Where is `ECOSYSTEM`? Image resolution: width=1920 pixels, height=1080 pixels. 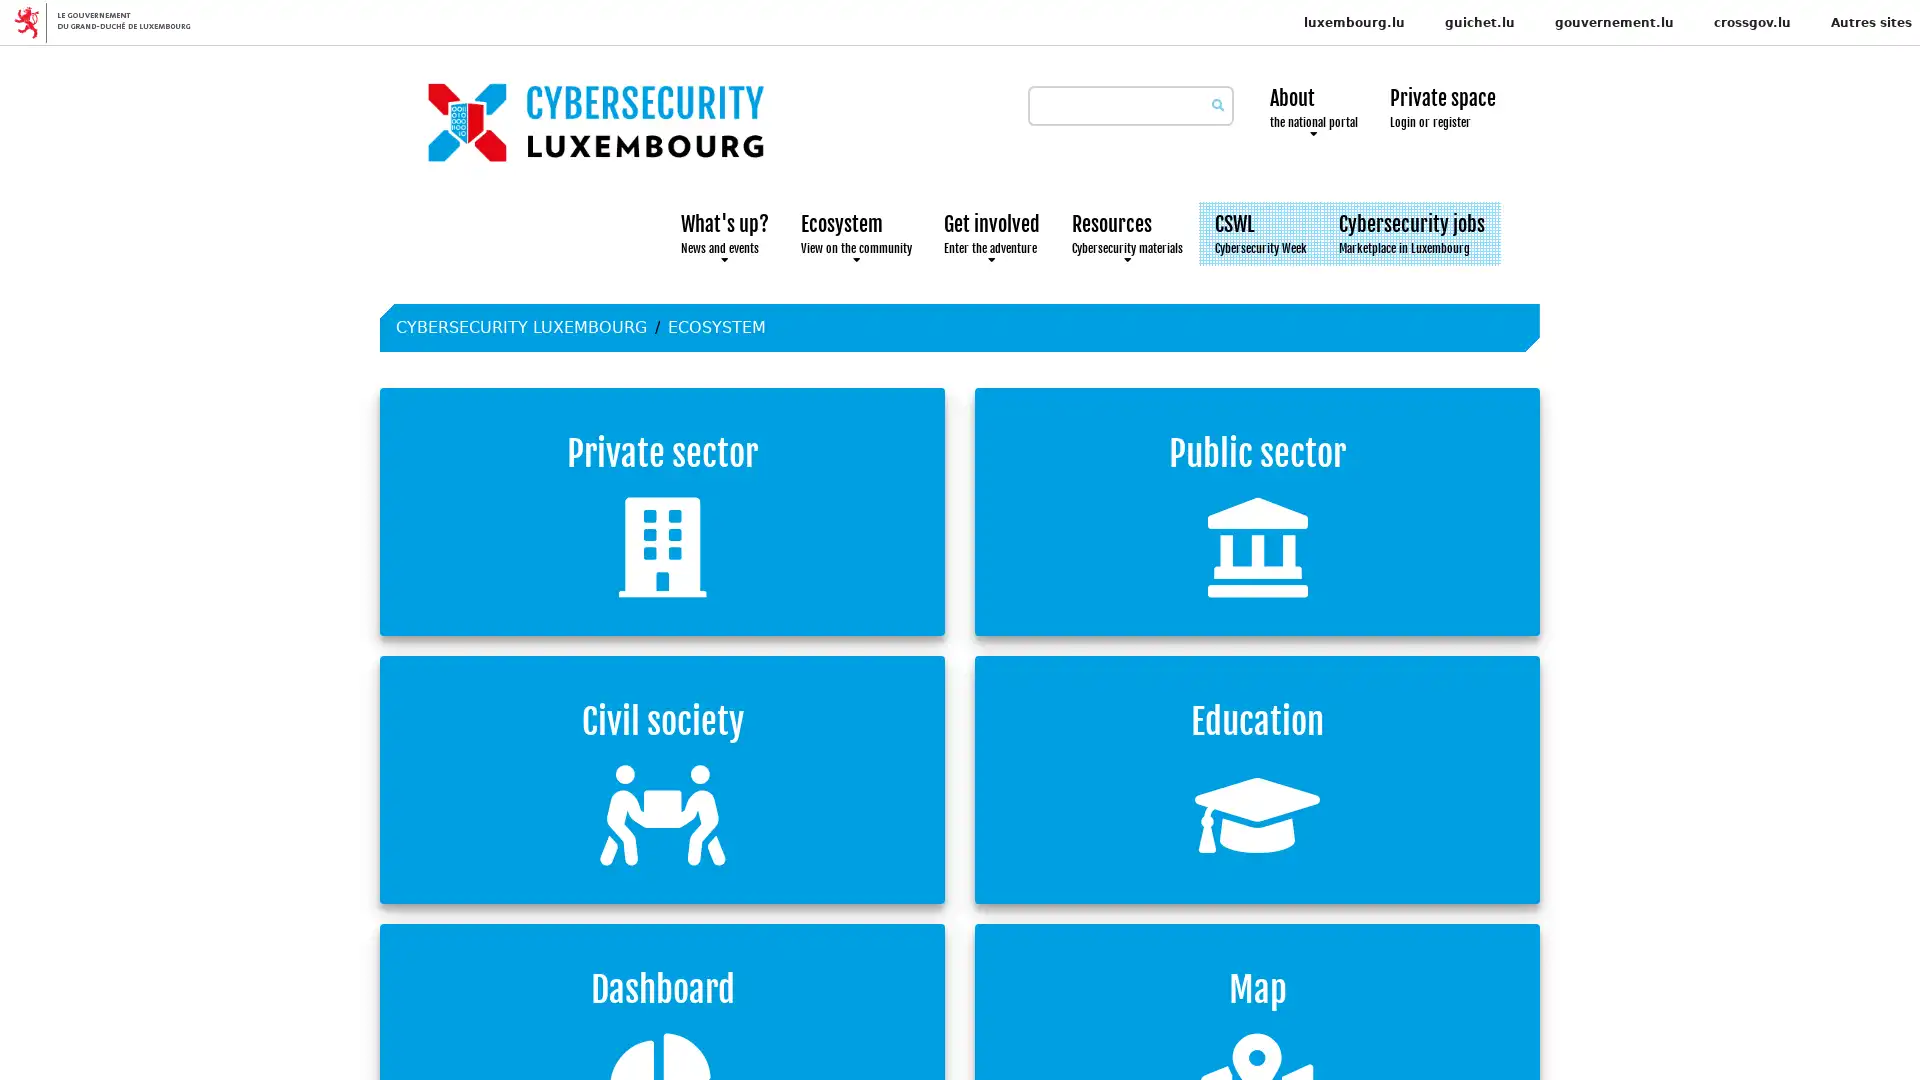
ECOSYSTEM is located at coordinates (716, 326).